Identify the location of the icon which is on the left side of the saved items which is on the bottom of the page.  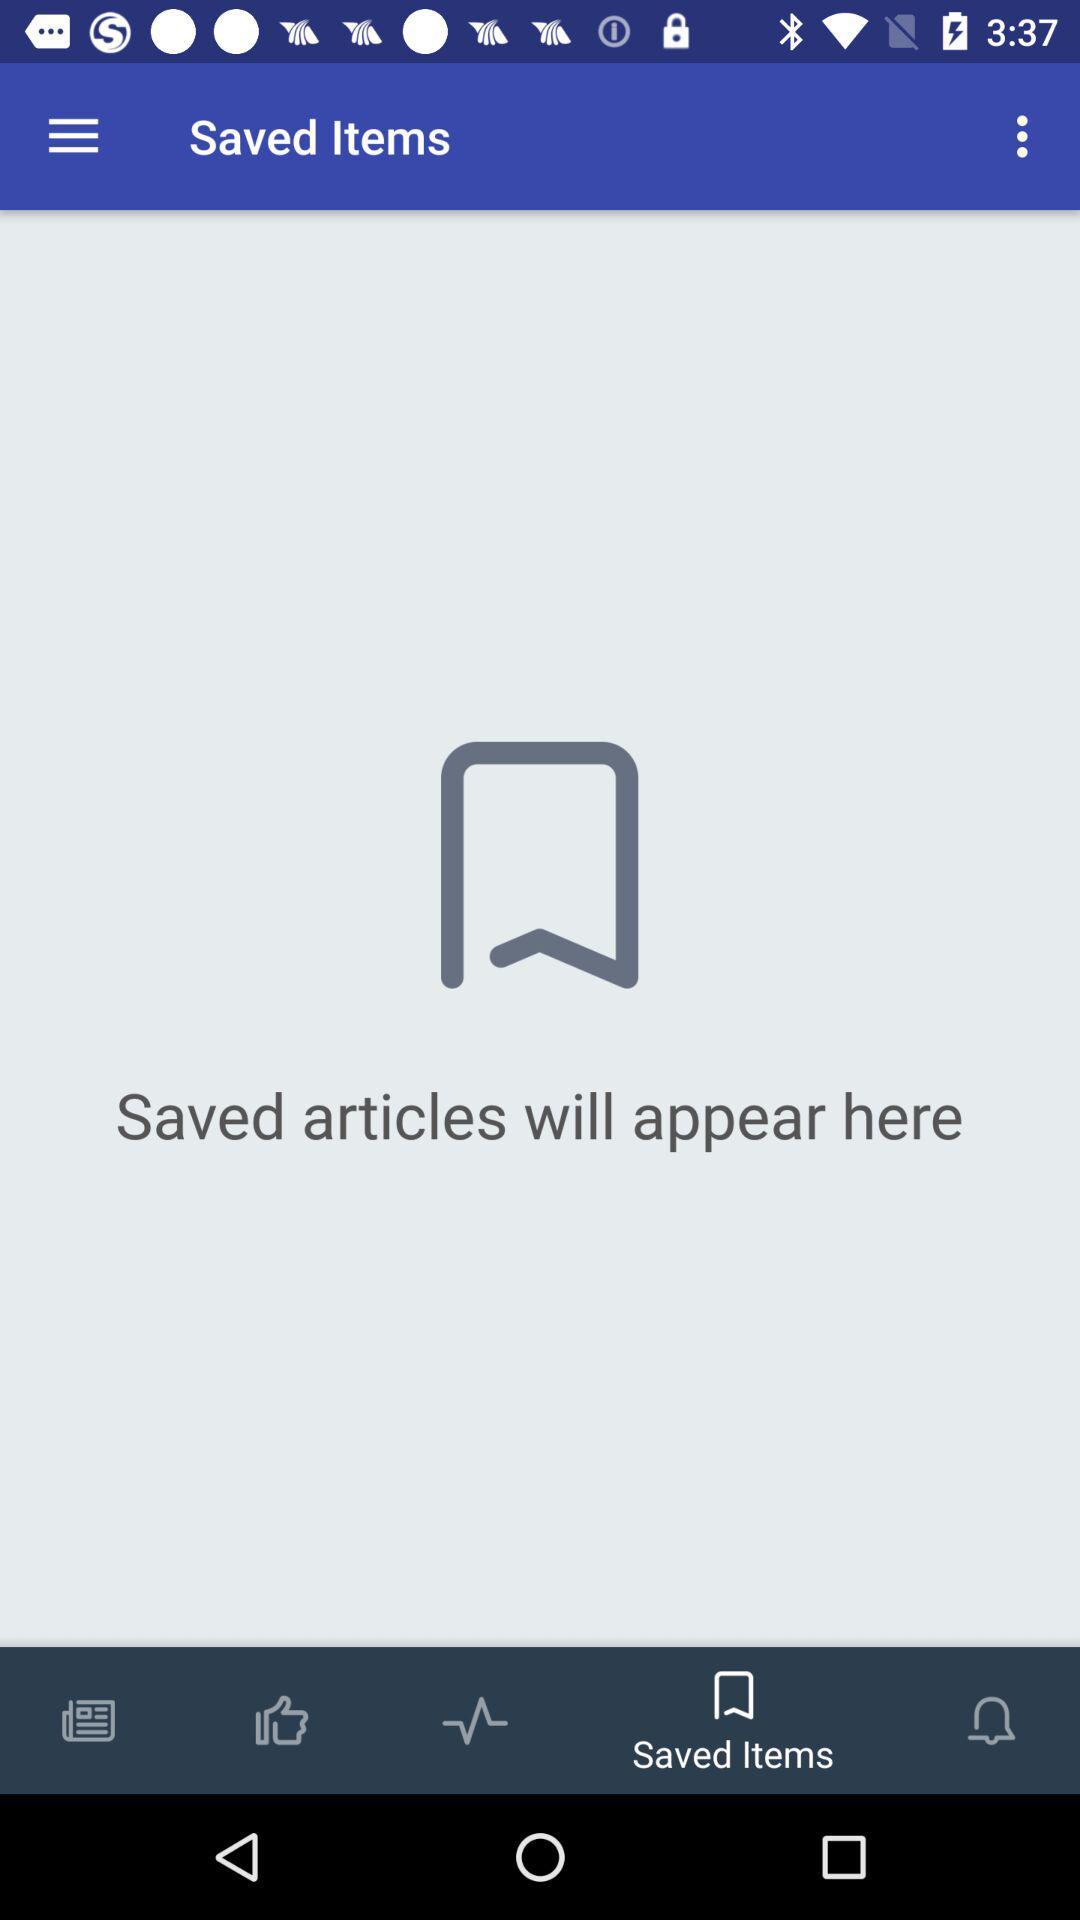
(475, 1698).